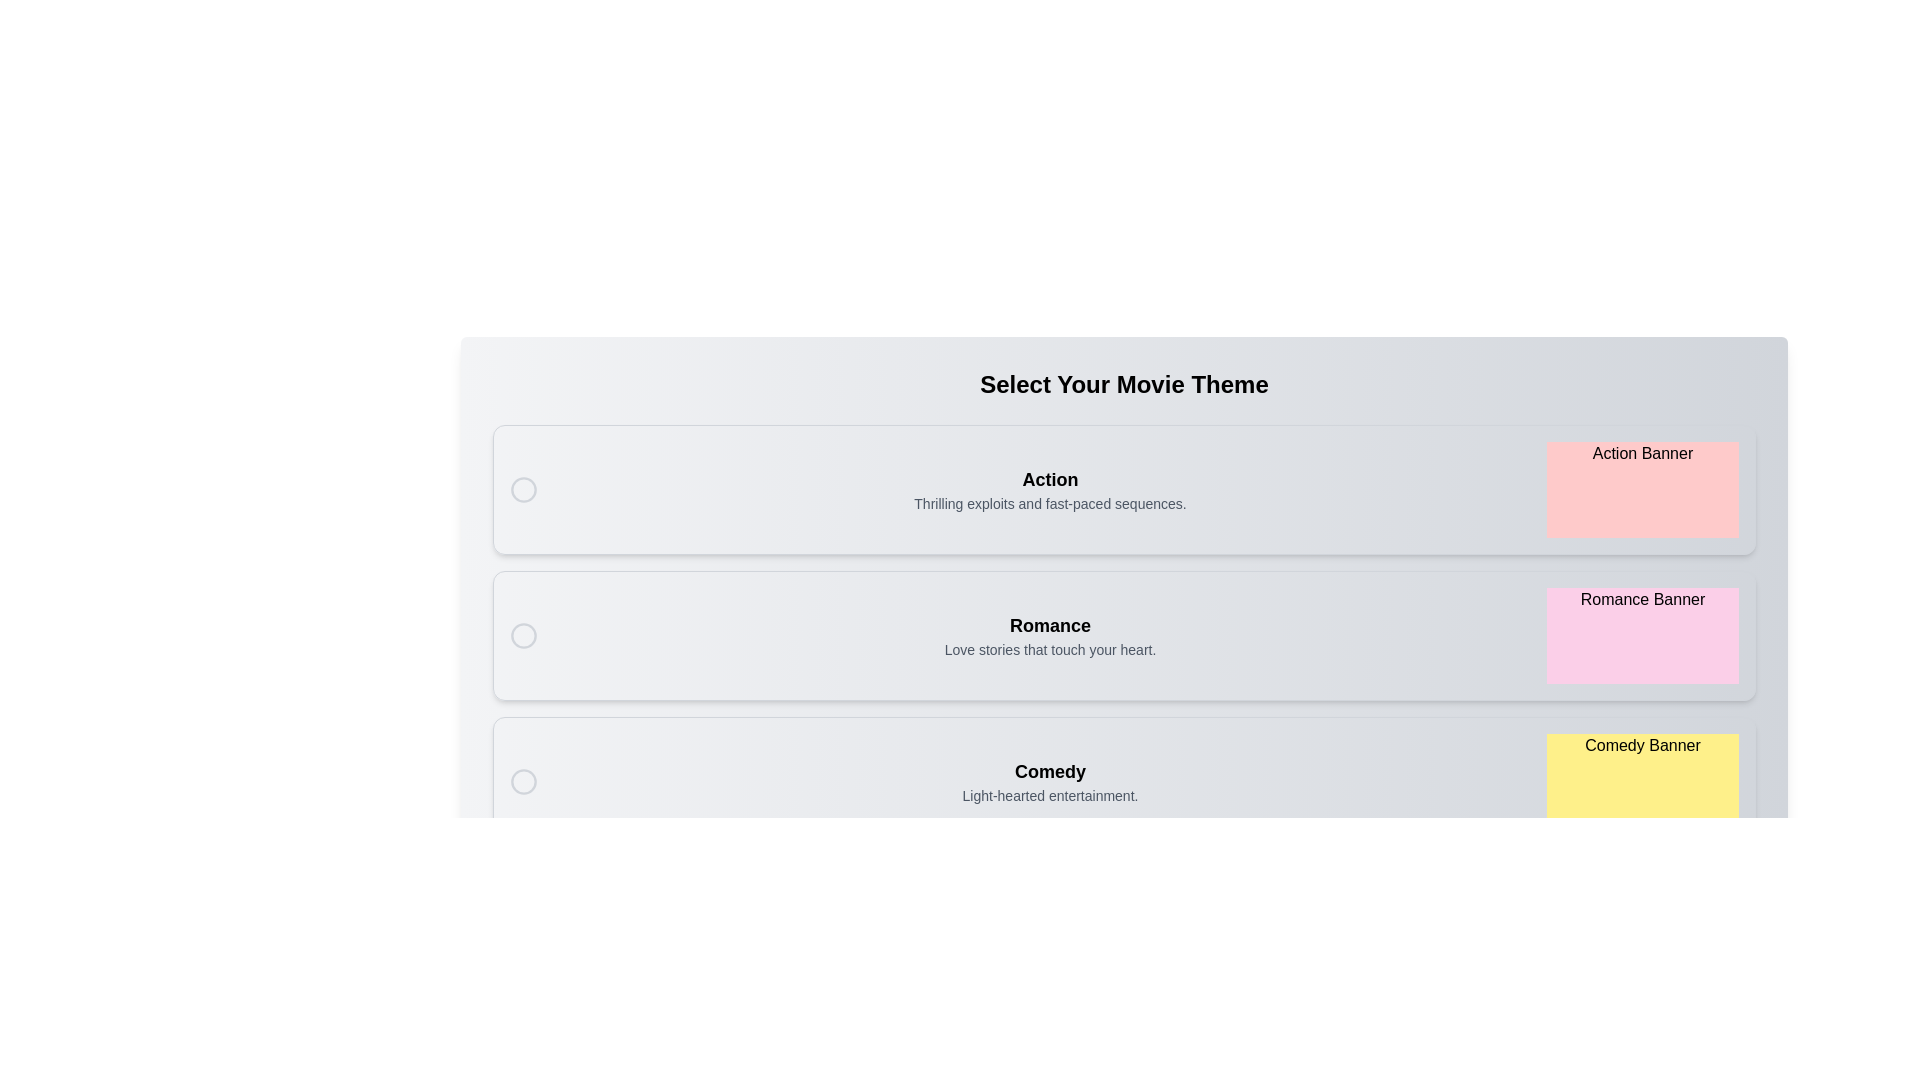  I want to click on the Text Header element located at the top section of the panel with a gradient background and rounded corners, which informs the user about the content of the selection interface below it, so click(1124, 385).